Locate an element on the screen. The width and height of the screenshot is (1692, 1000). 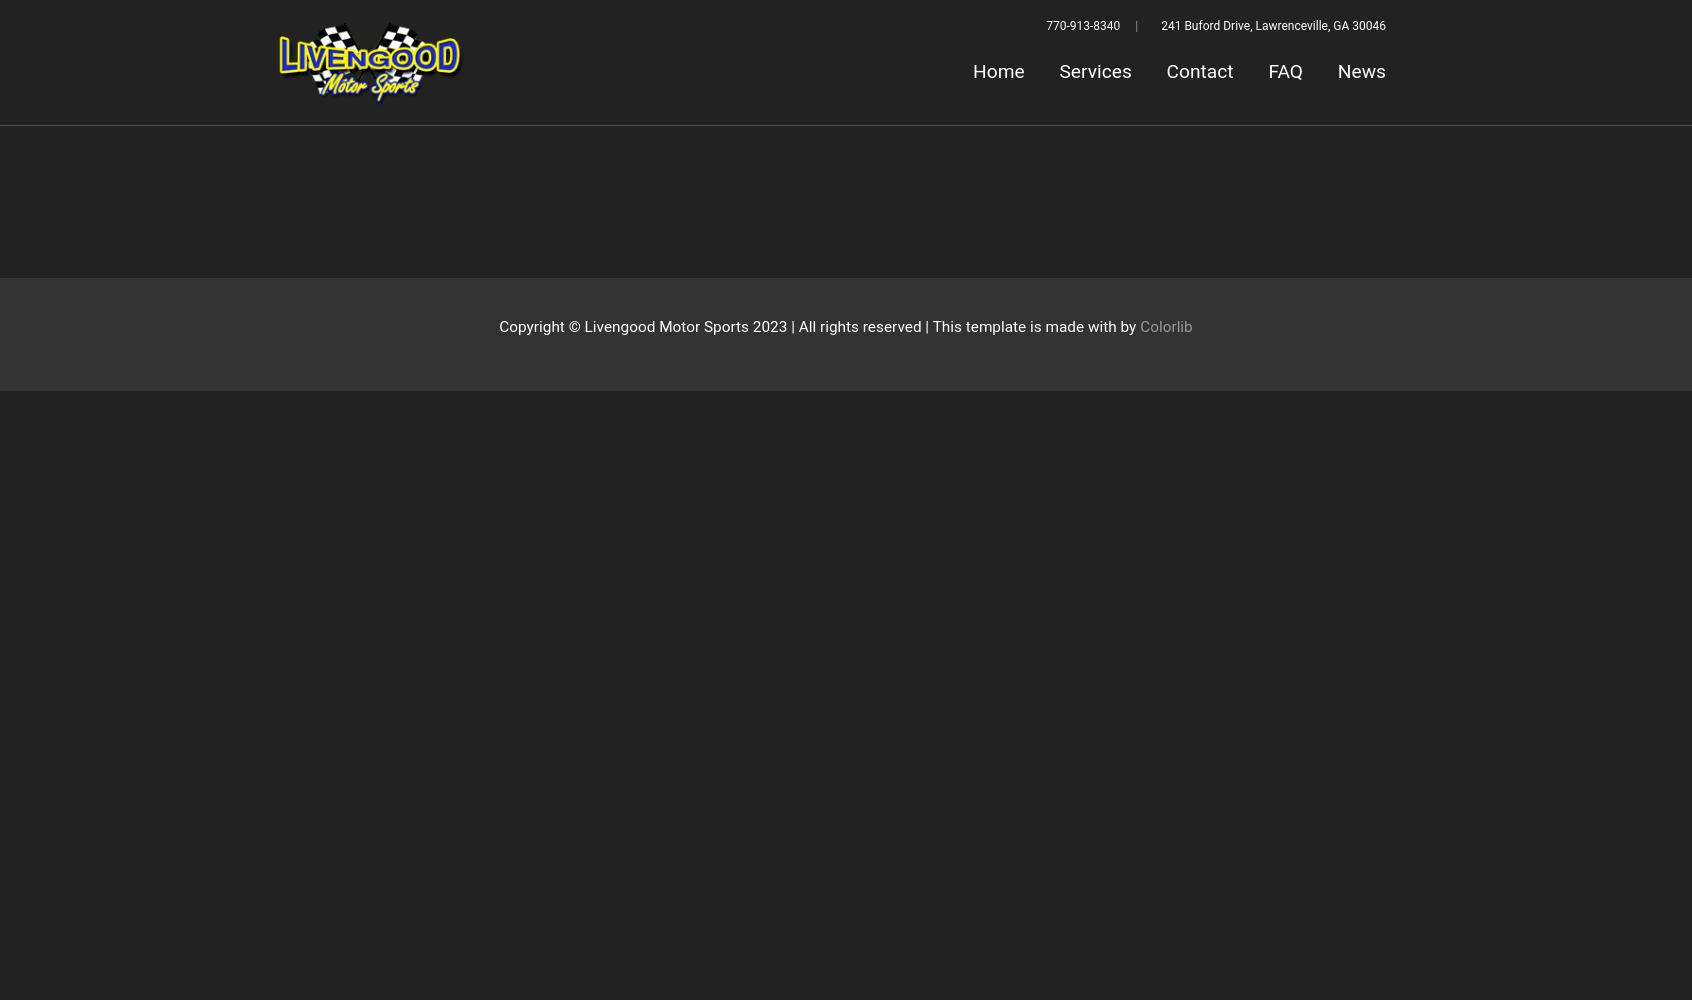
'Home' is located at coordinates (997, 70).